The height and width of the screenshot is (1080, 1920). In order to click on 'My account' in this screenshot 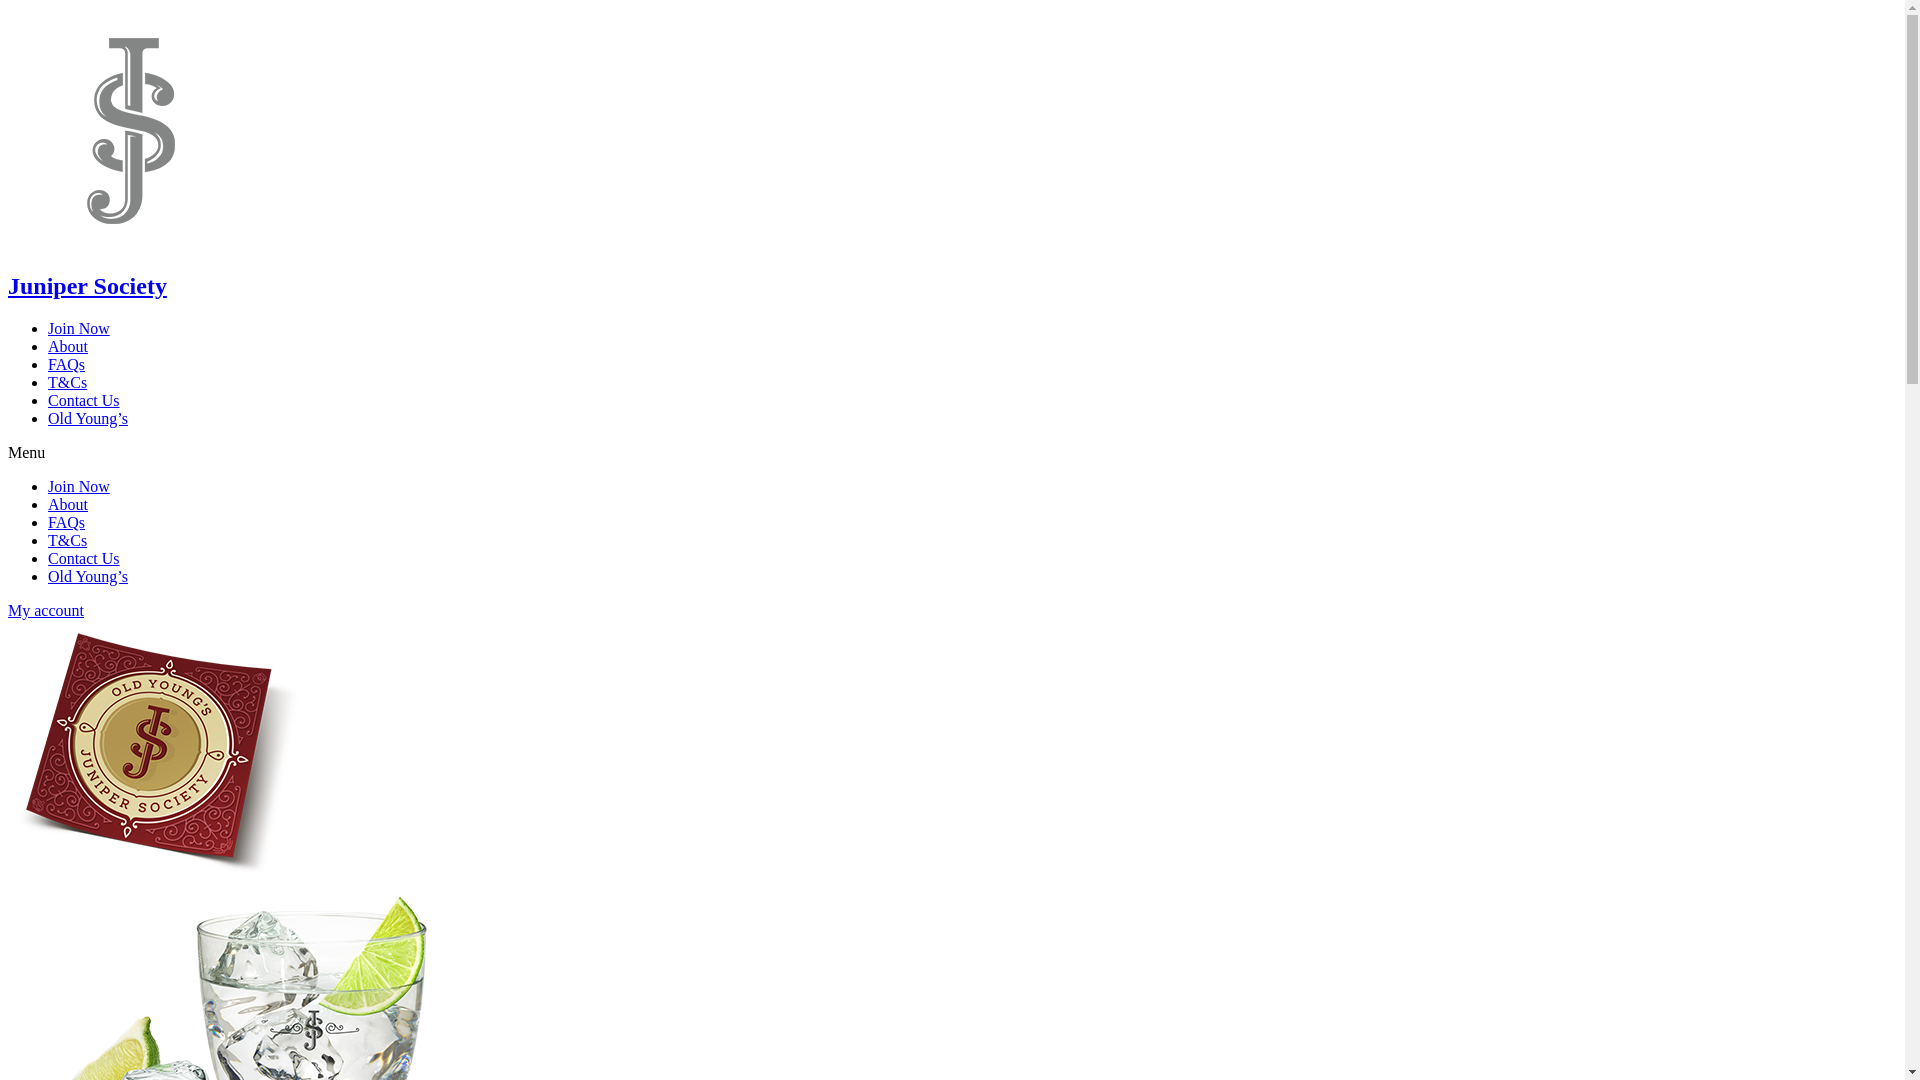, I will do `click(46, 609)`.